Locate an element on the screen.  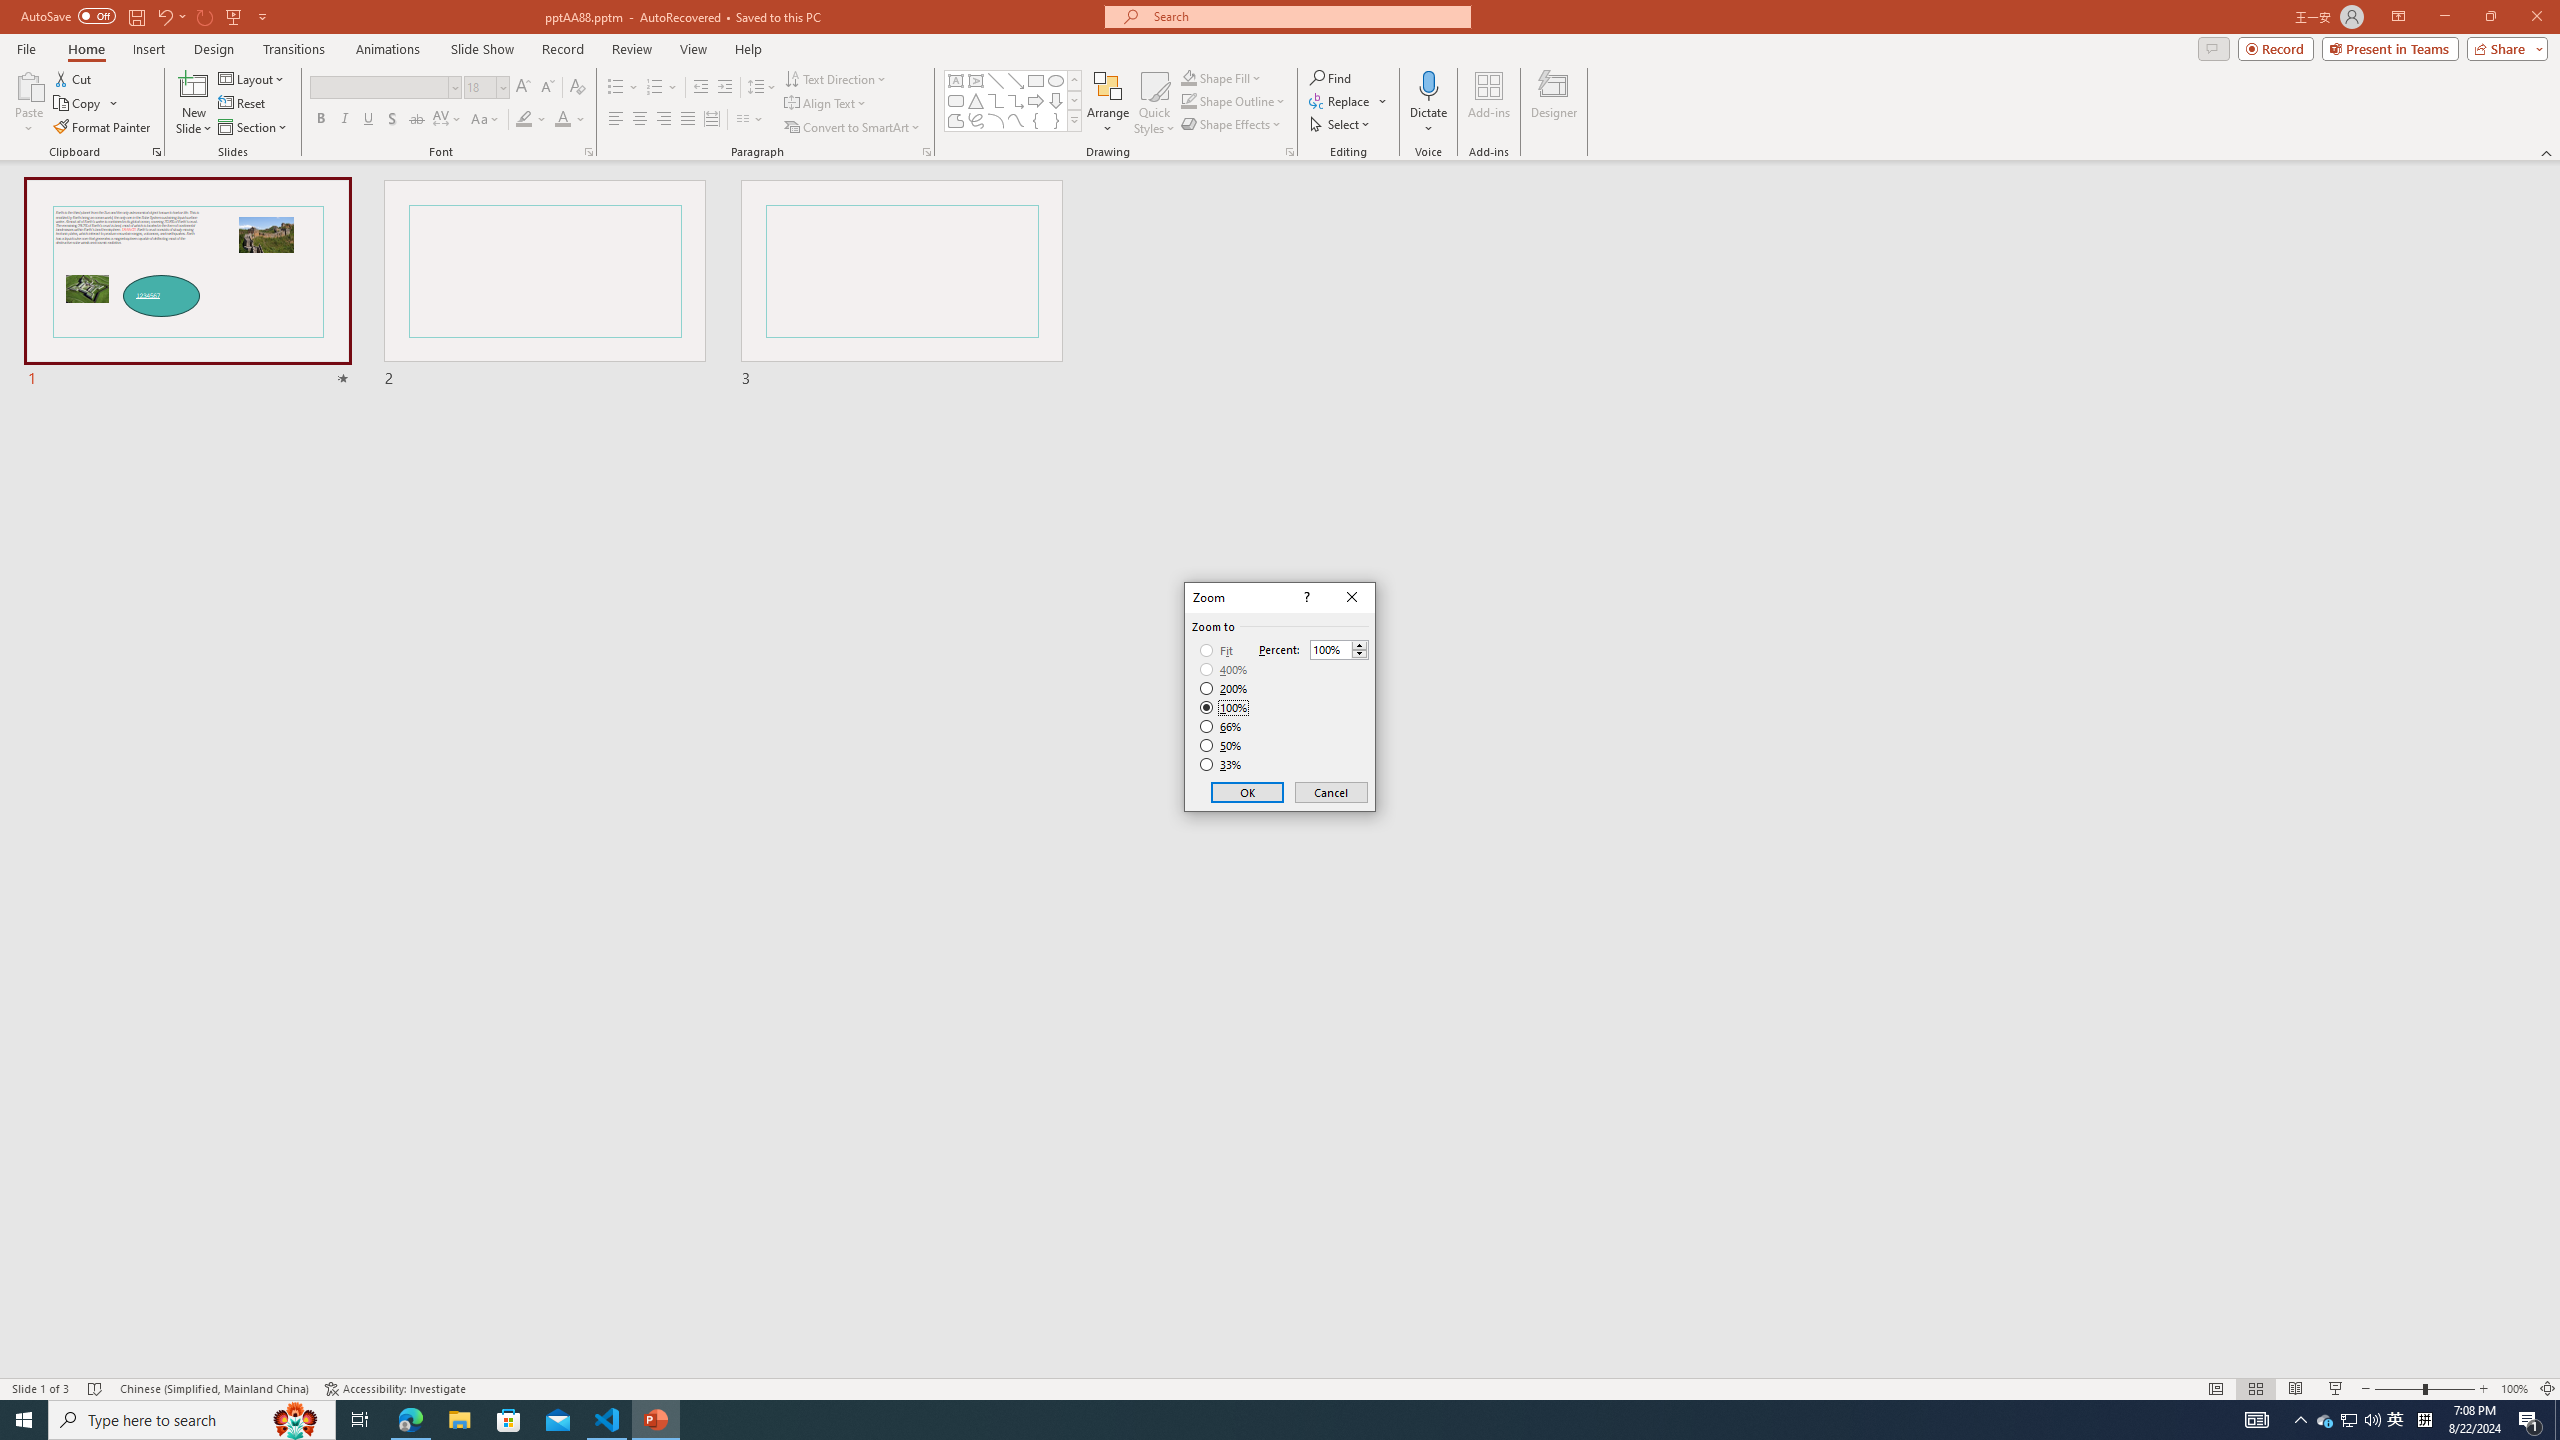
'66%' is located at coordinates (1222, 725).